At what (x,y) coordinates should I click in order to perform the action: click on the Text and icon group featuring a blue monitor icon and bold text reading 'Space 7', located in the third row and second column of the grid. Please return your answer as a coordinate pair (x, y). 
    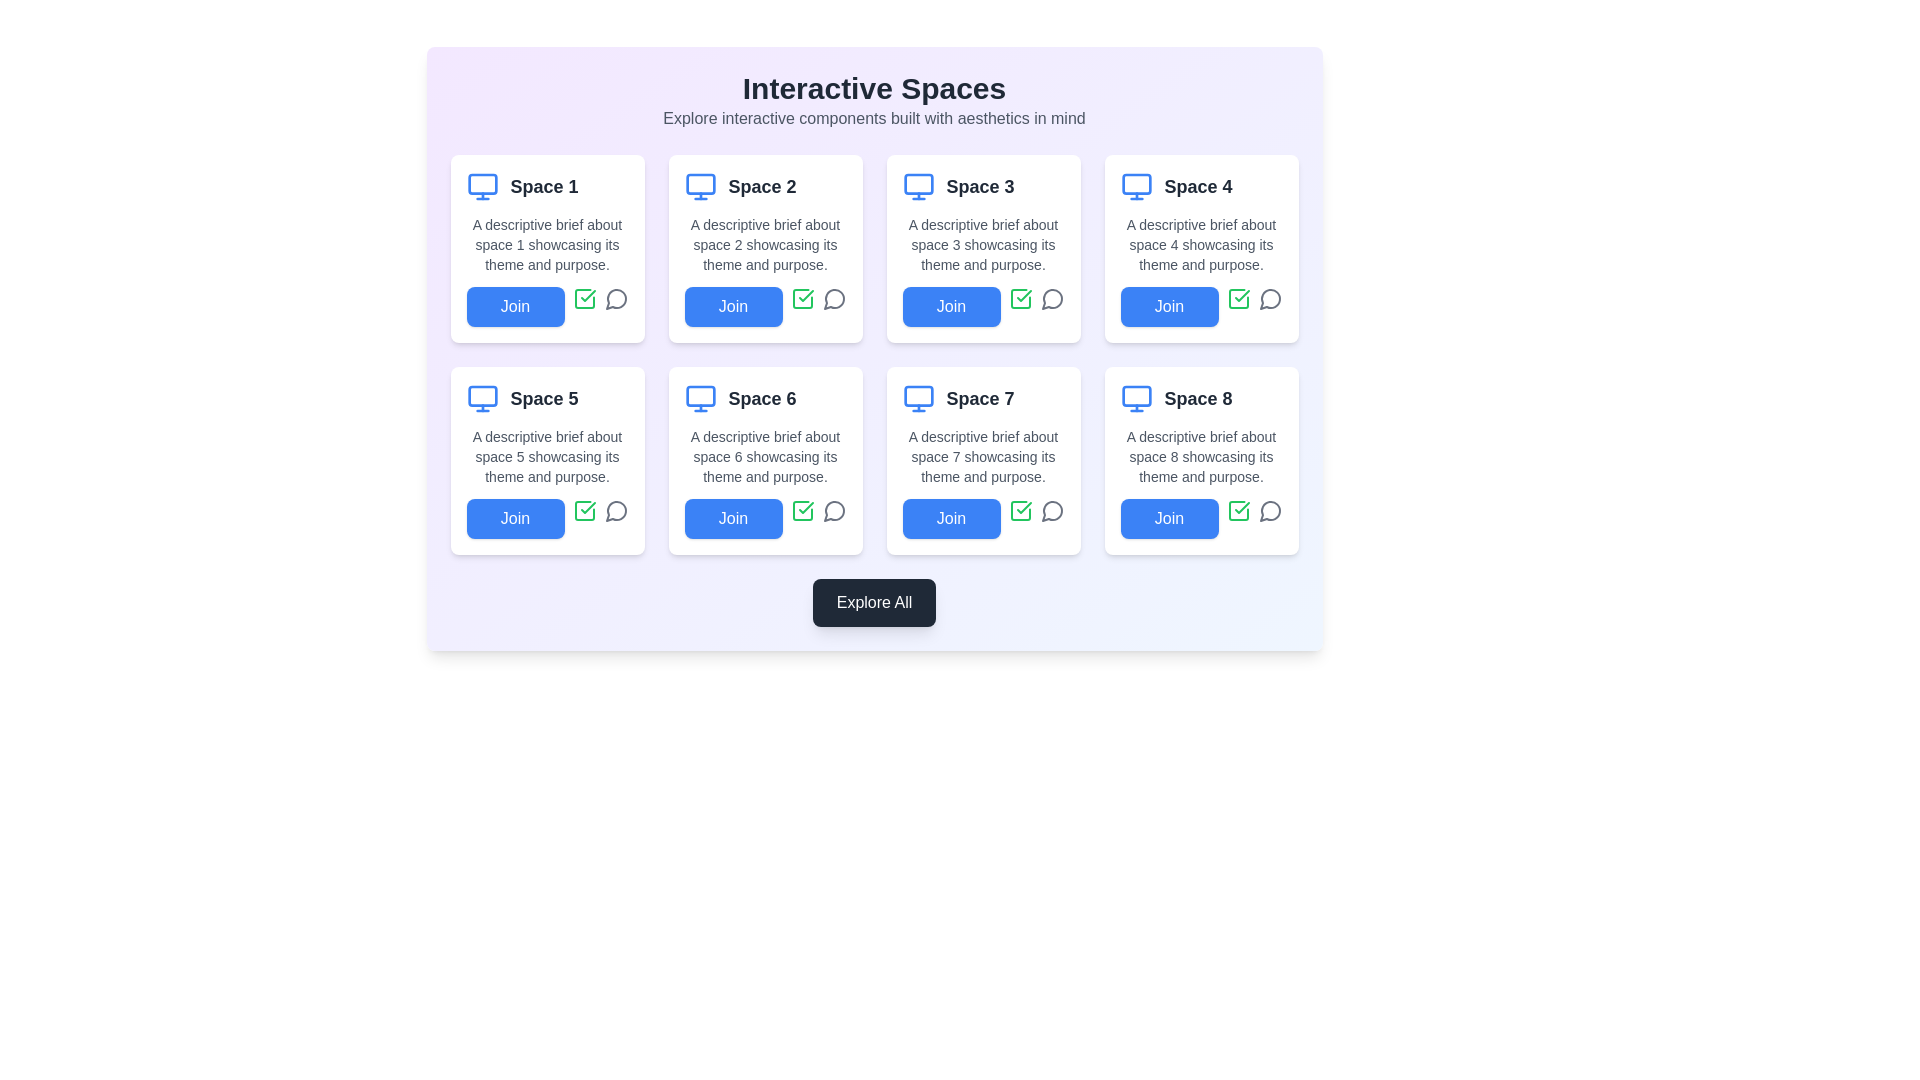
    Looking at the image, I should click on (983, 398).